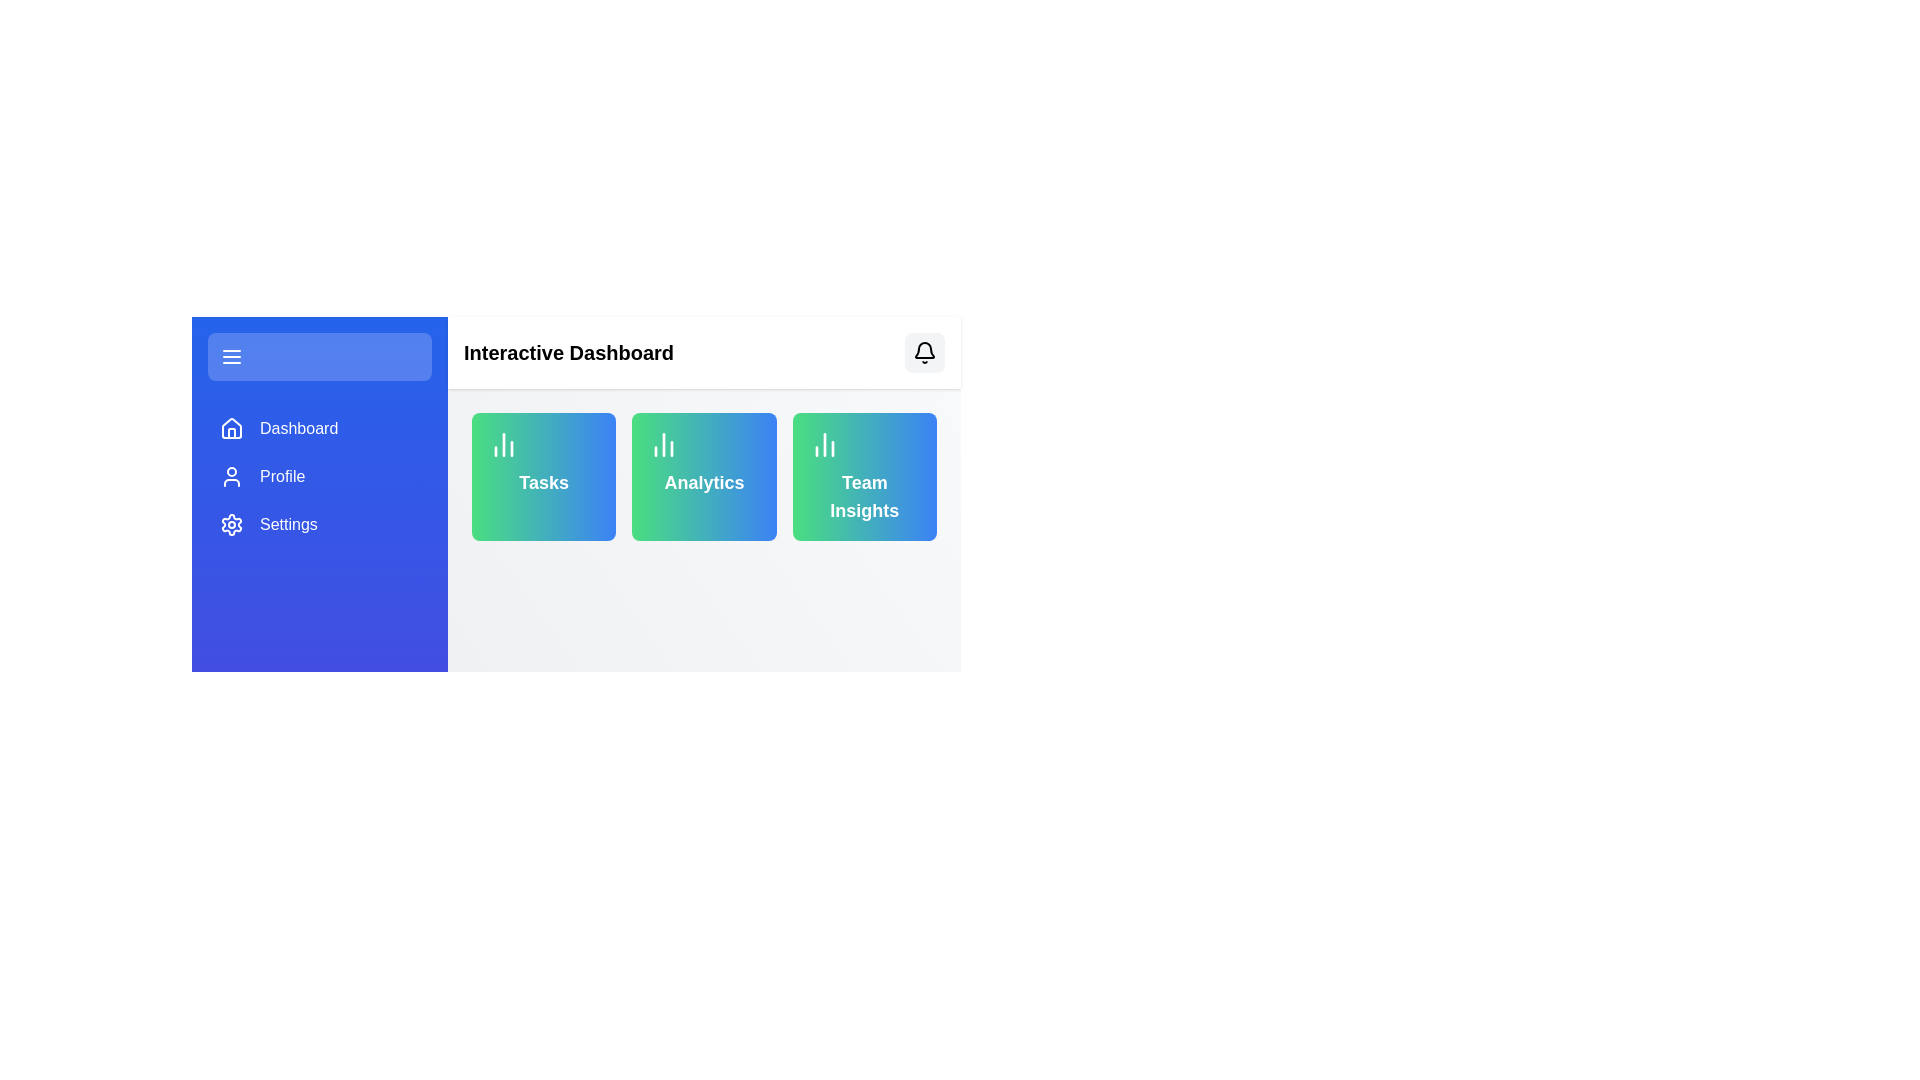 This screenshot has width=1920, height=1080. Describe the element at coordinates (231, 427) in the screenshot. I see `the small house icon located on the left-side navigation bar, which is positioned to the left of the text 'Dashboard'` at that location.